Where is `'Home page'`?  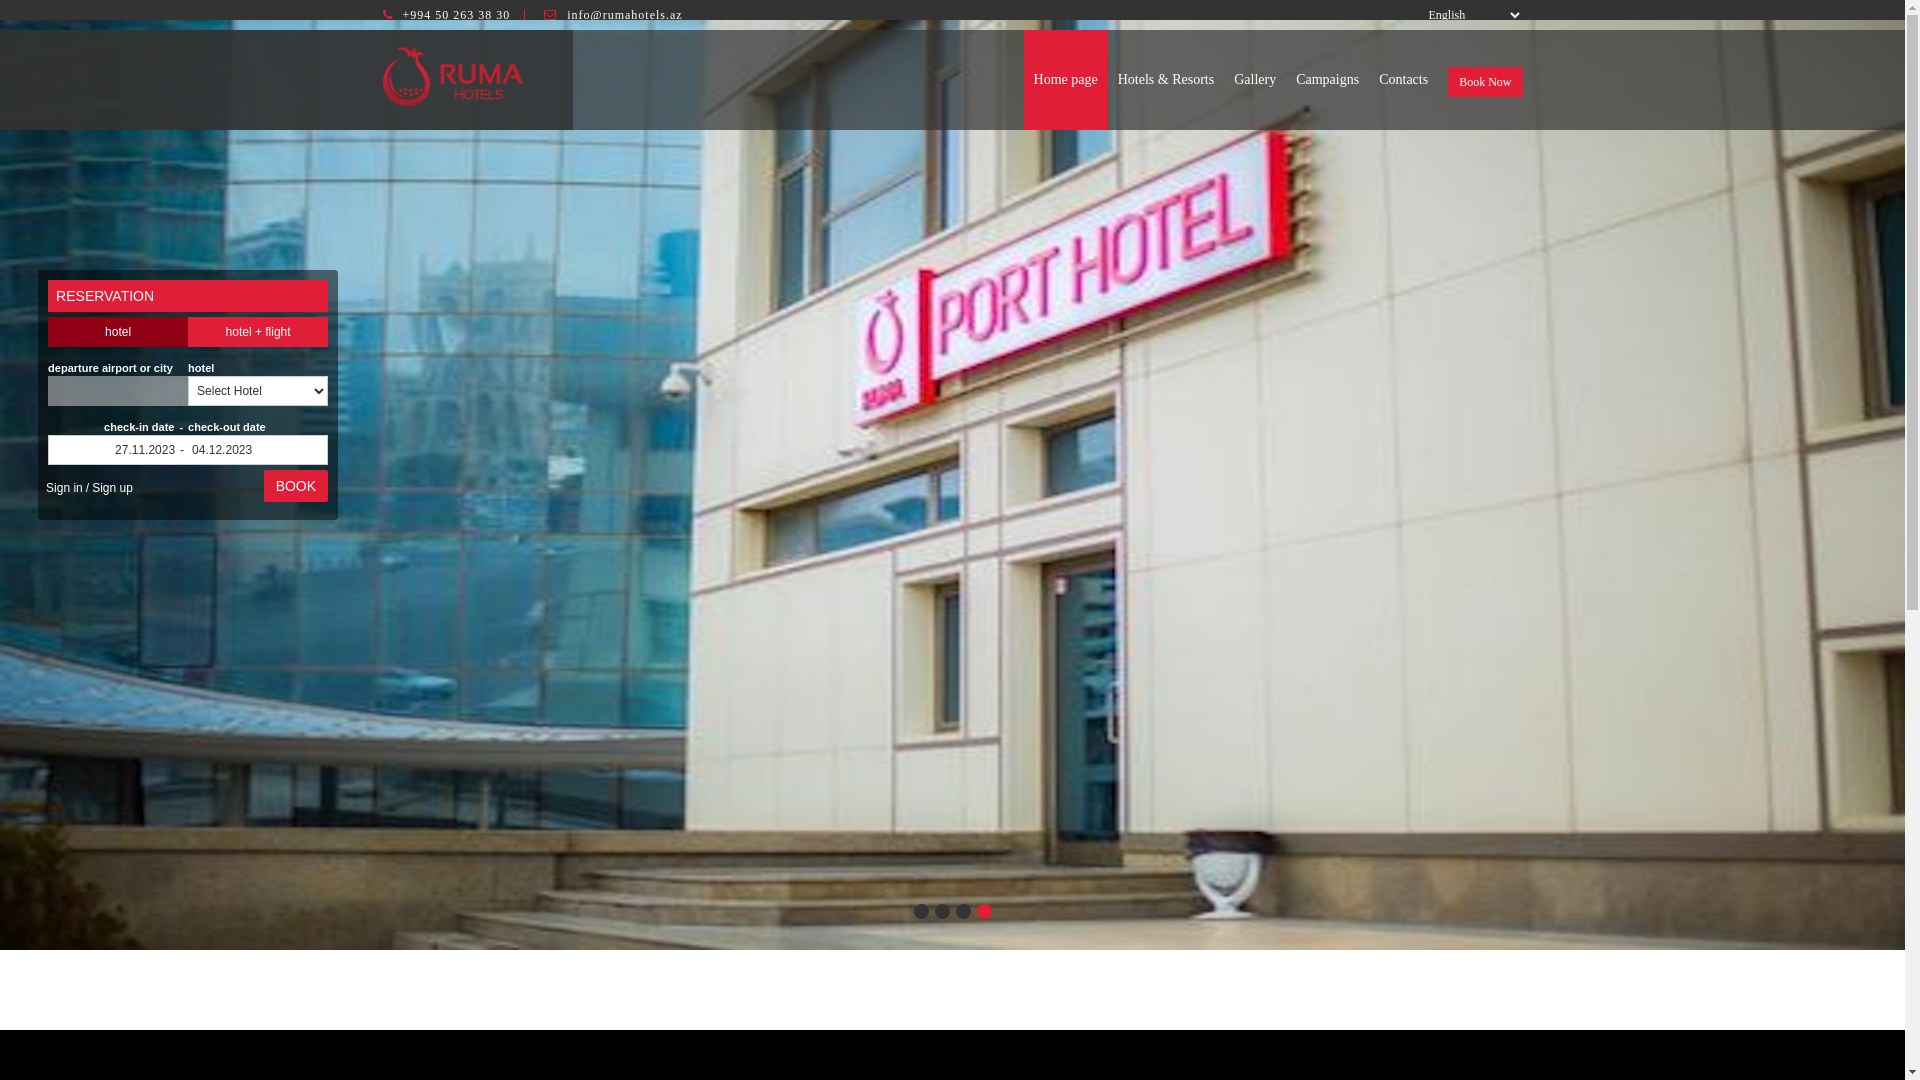
'Home page' is located at coordinates (1064, 79).